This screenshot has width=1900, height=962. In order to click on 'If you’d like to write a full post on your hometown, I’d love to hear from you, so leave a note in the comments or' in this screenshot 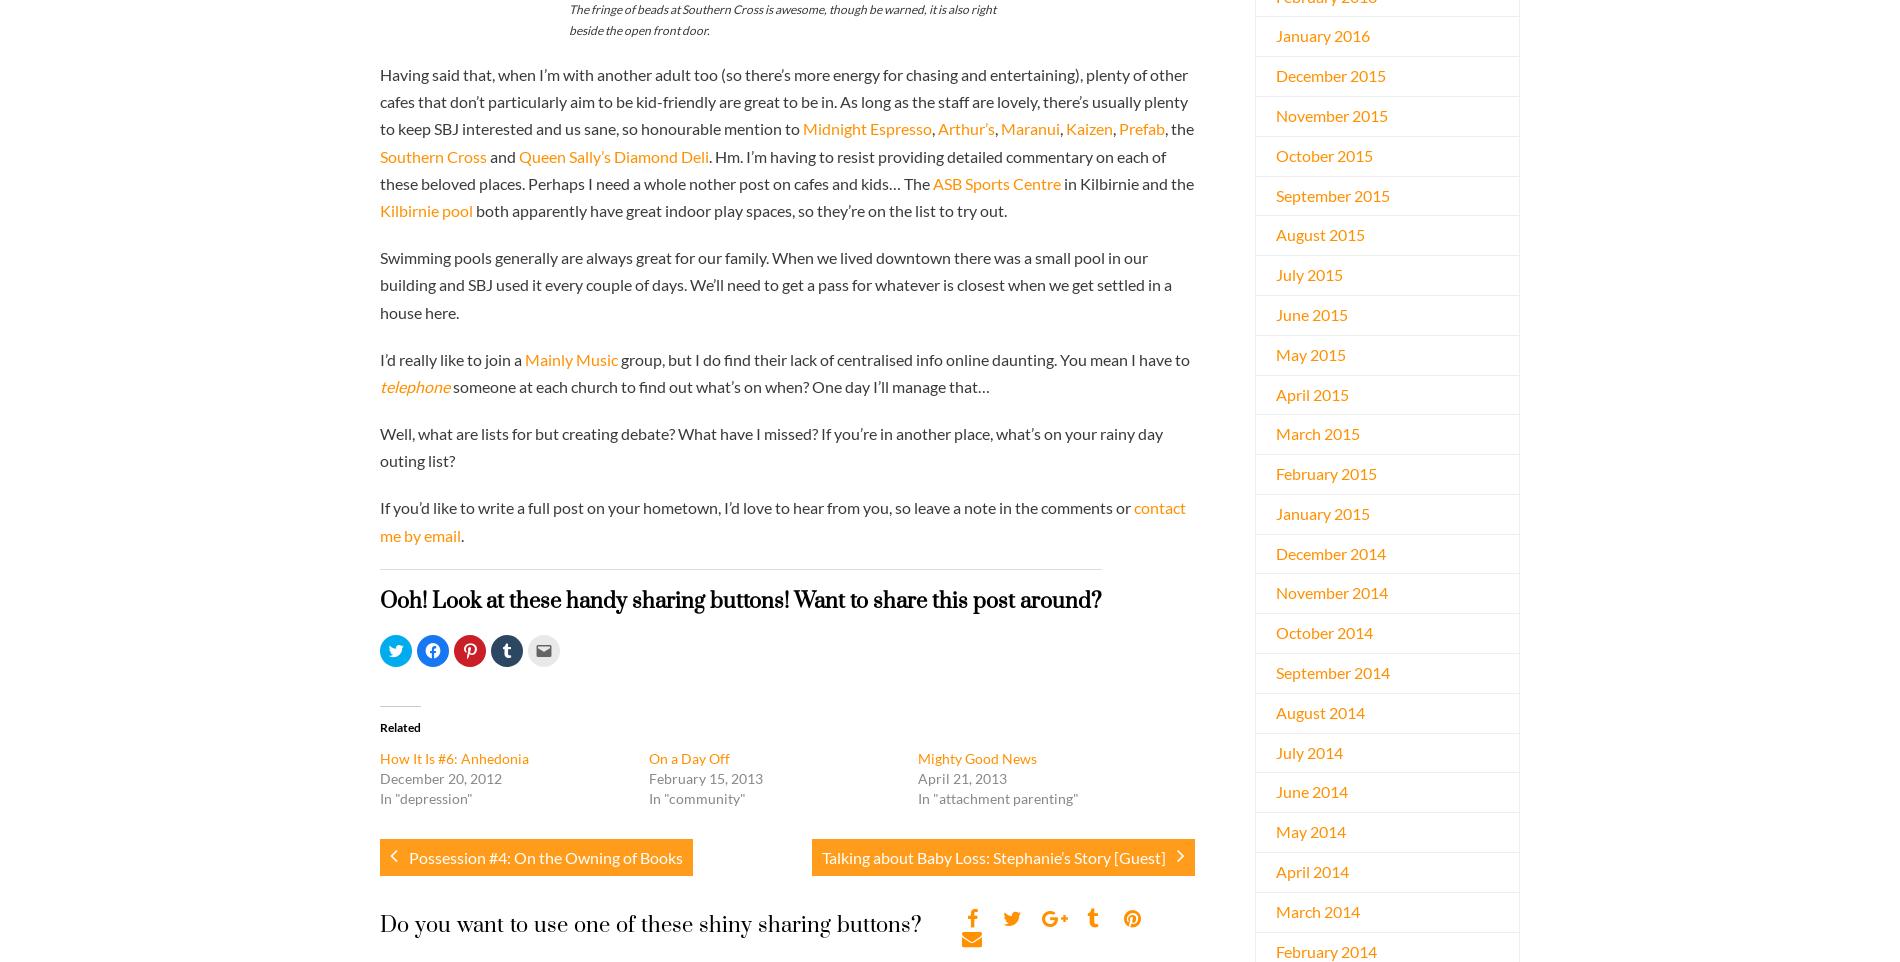, I will do `click(379, 506)`.